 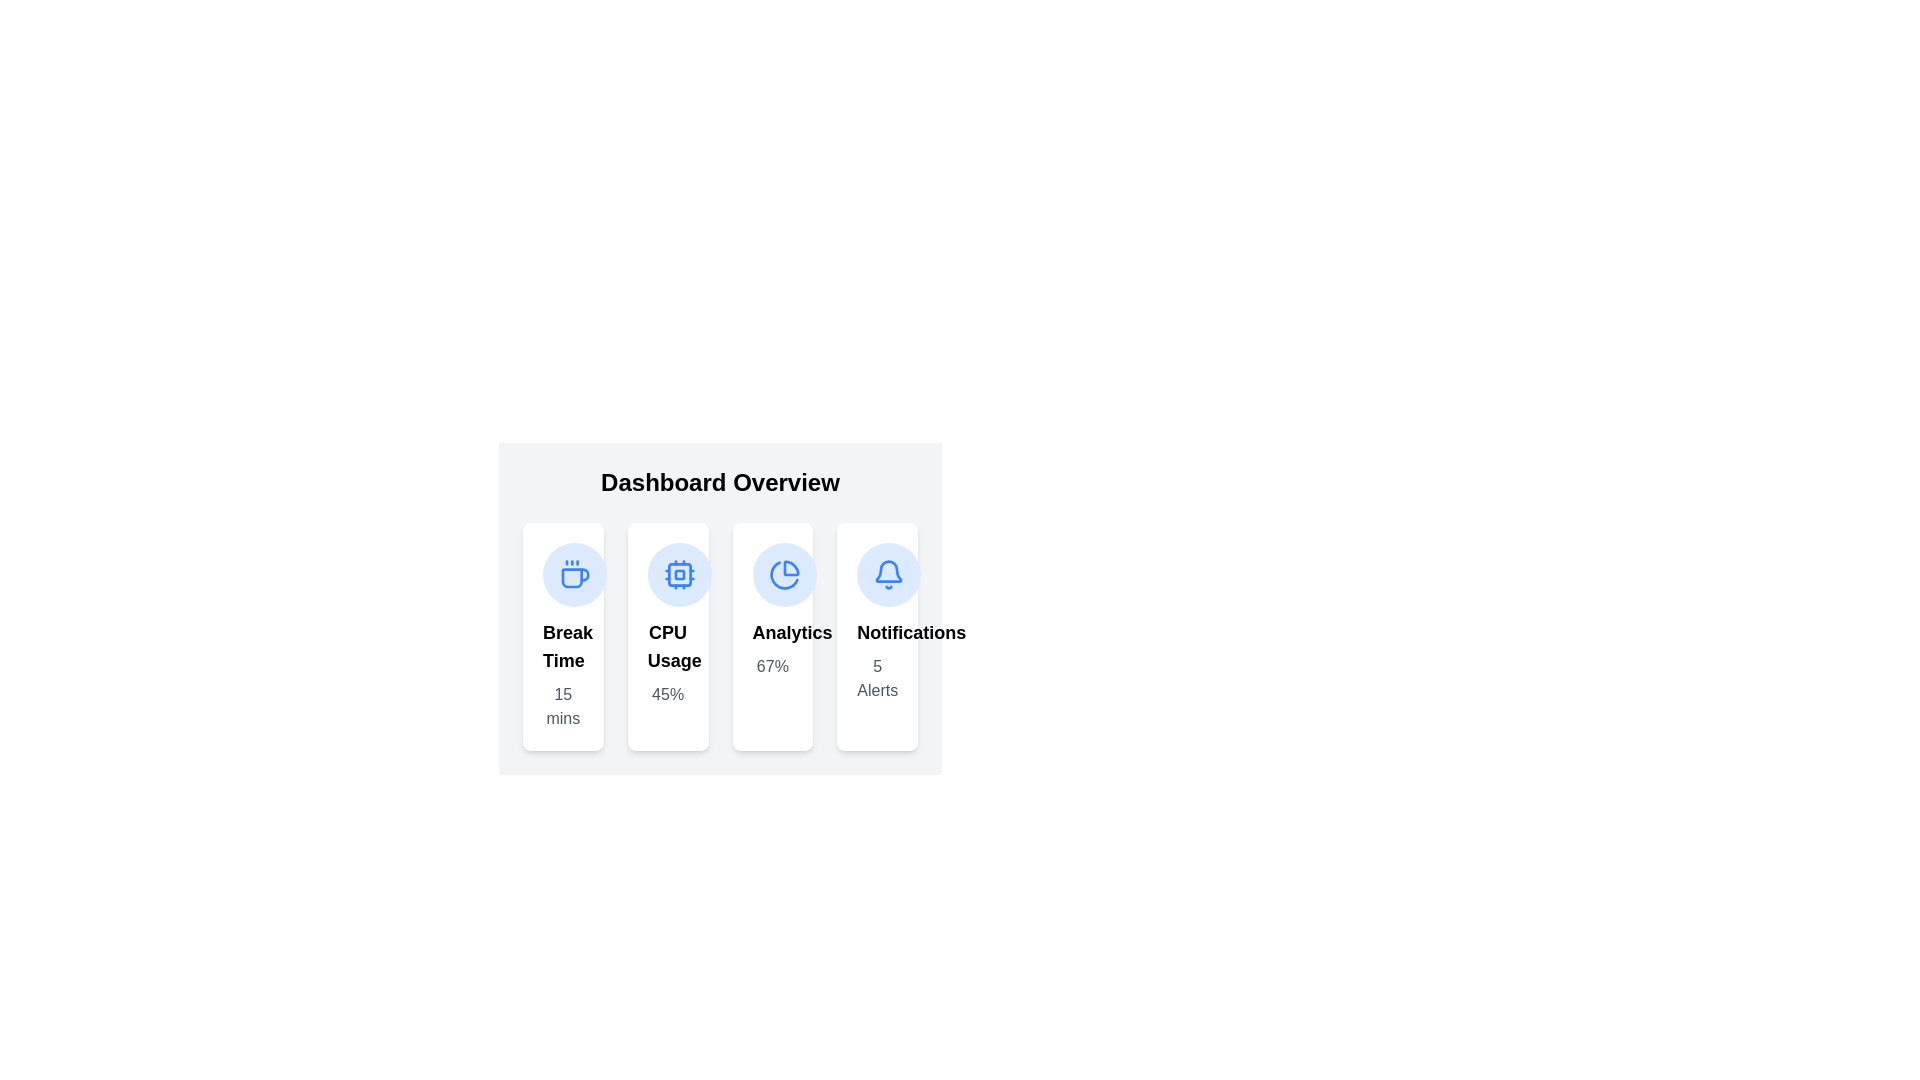 I want to click on the informational card displaying 'CPU Usage' with a blue CPU chip icon above it, which is located in the second position of a horizontal row of four items, so click(x=668, y=636).